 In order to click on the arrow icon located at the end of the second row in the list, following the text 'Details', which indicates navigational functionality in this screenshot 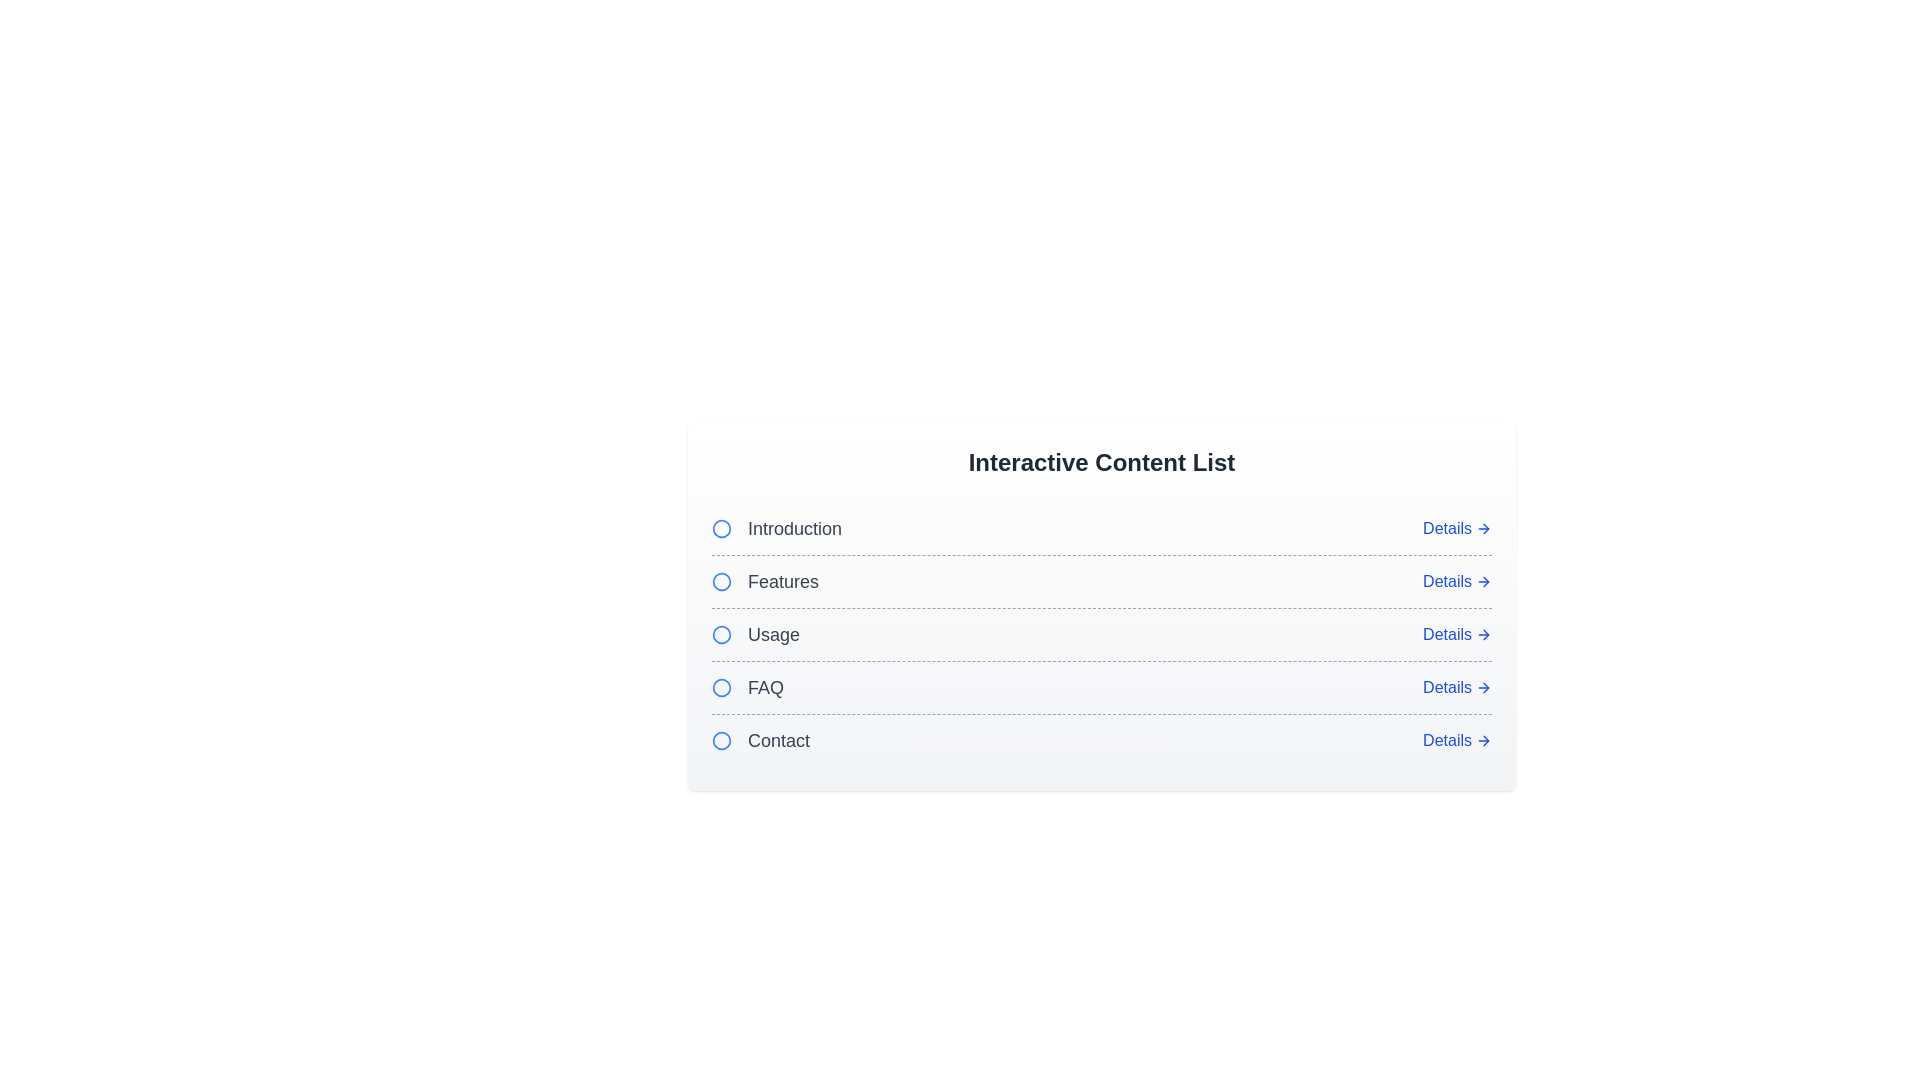, I will do `click(1483, 582)`.